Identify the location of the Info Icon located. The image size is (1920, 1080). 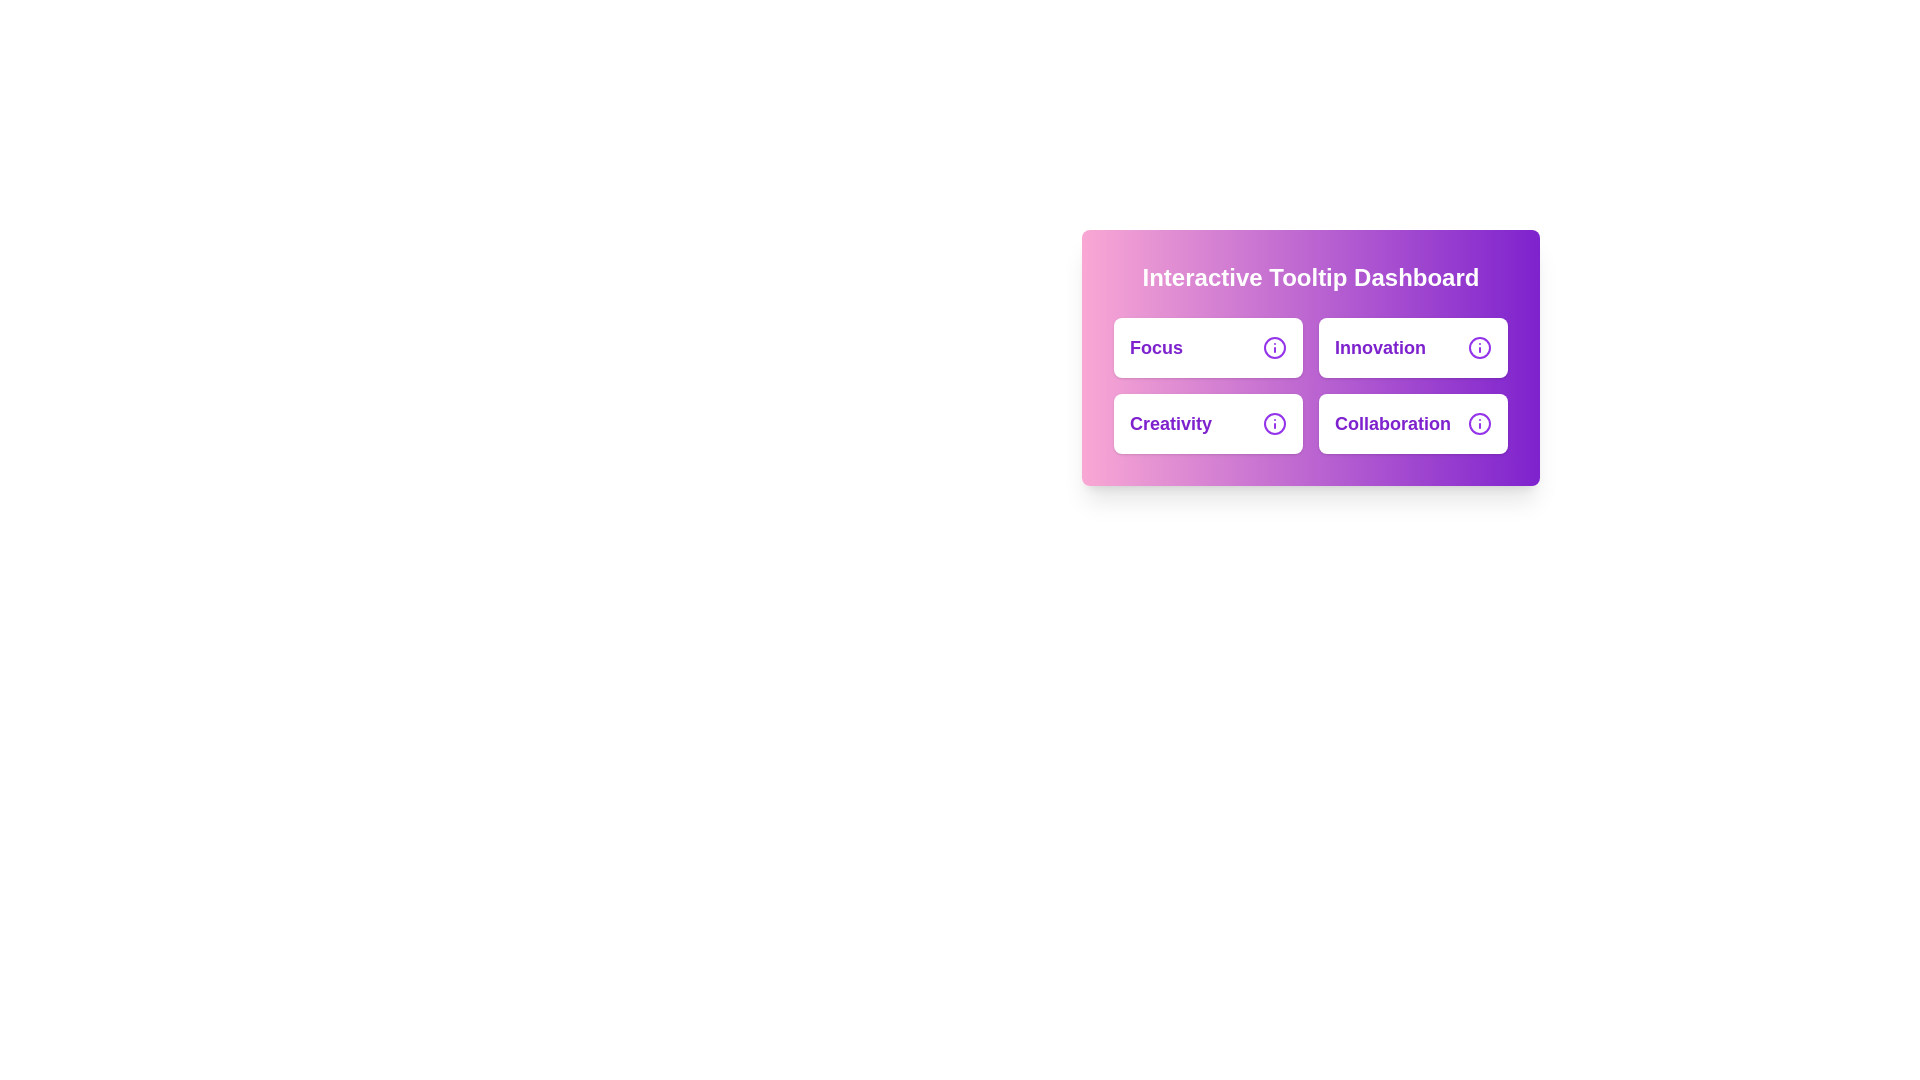
(1274, 423).